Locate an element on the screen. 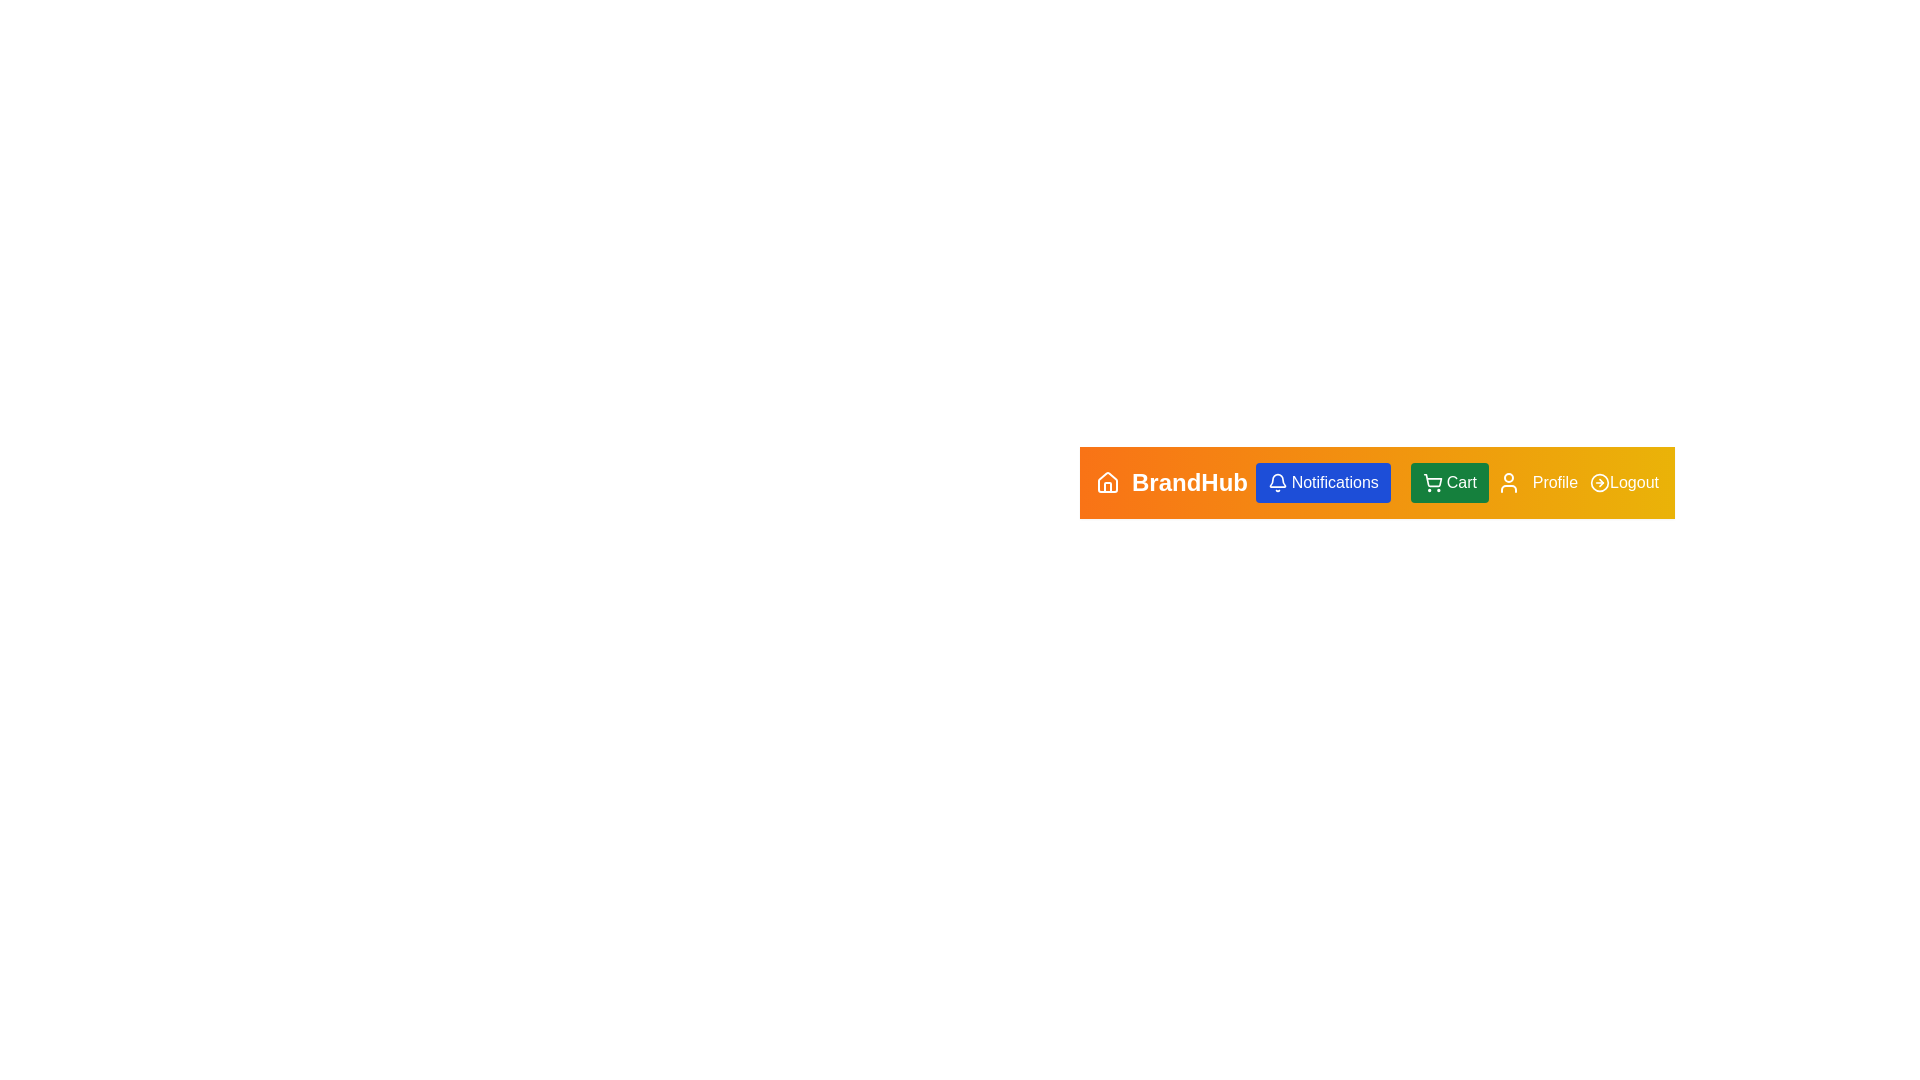  the 'Cart' button to view the shopping cart is located at coordinates (1449, 482).